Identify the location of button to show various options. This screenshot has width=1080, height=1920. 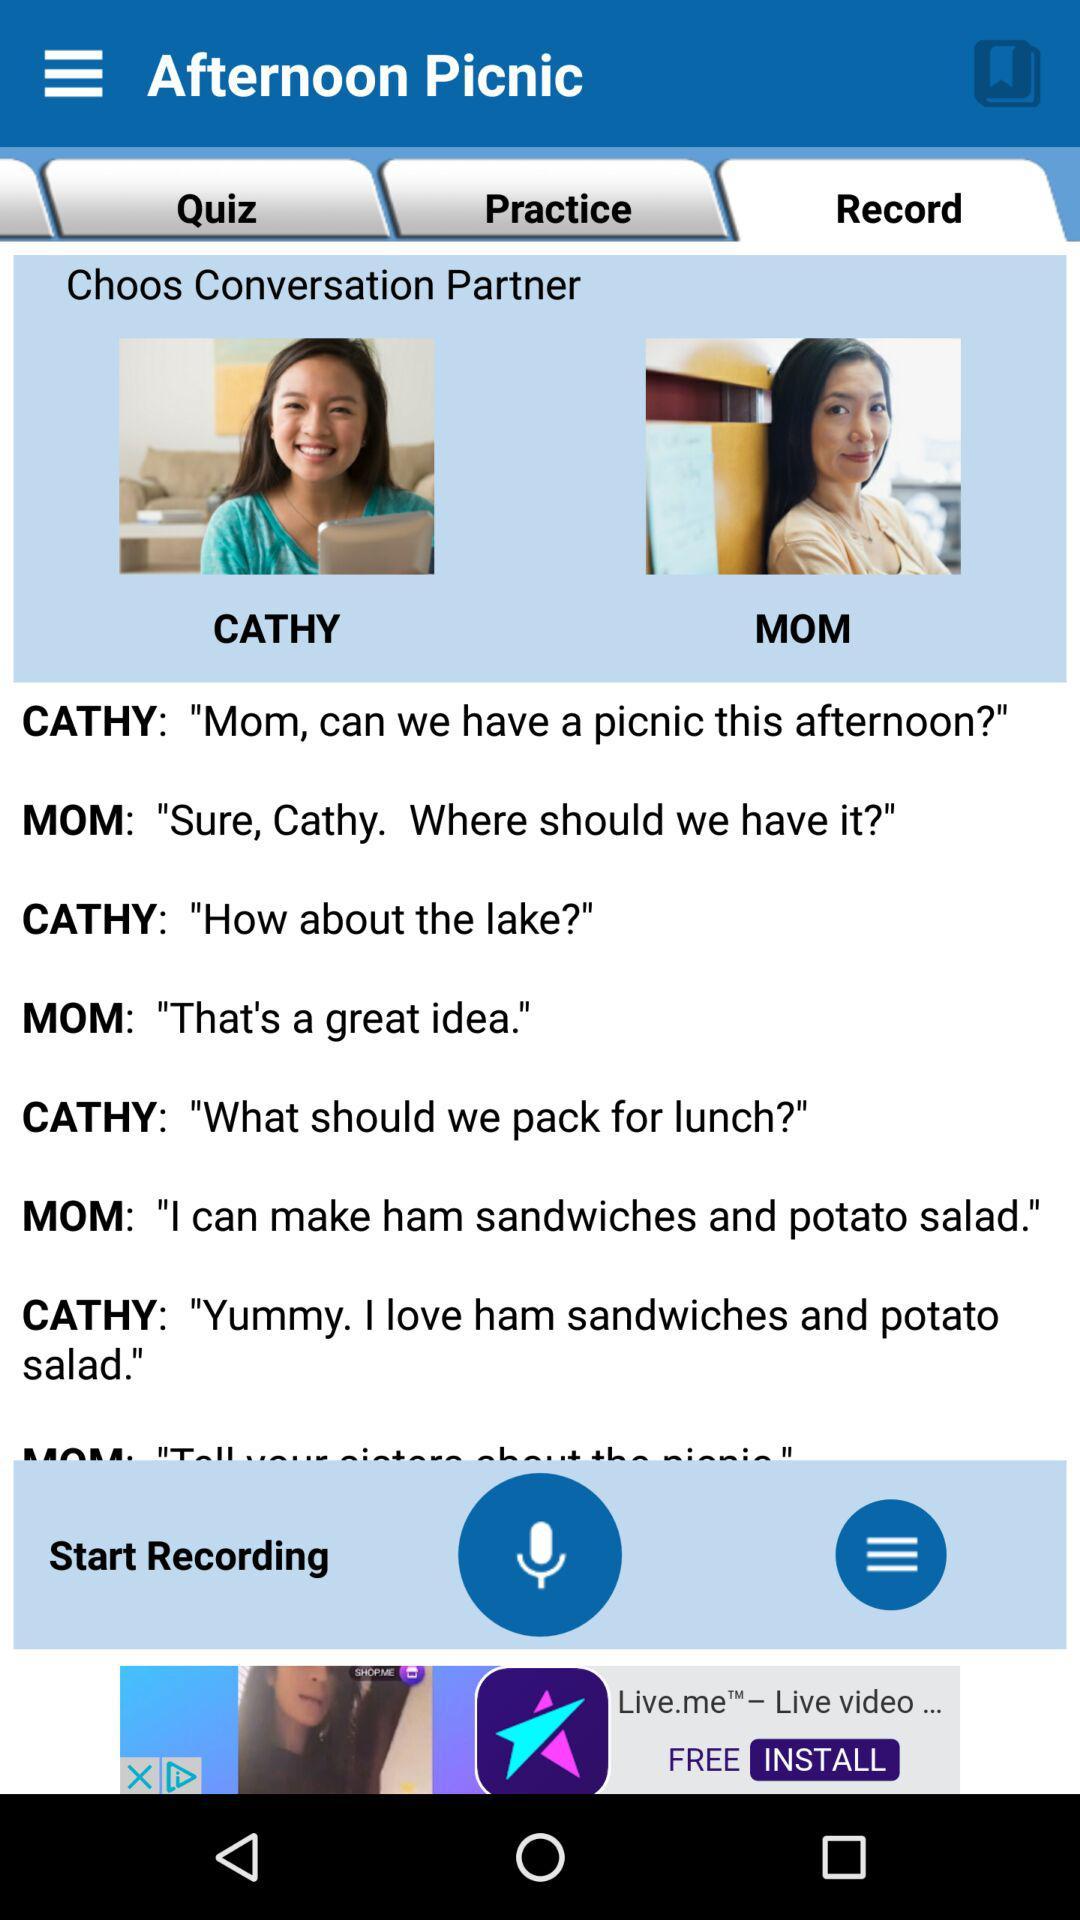
(890, 1553).